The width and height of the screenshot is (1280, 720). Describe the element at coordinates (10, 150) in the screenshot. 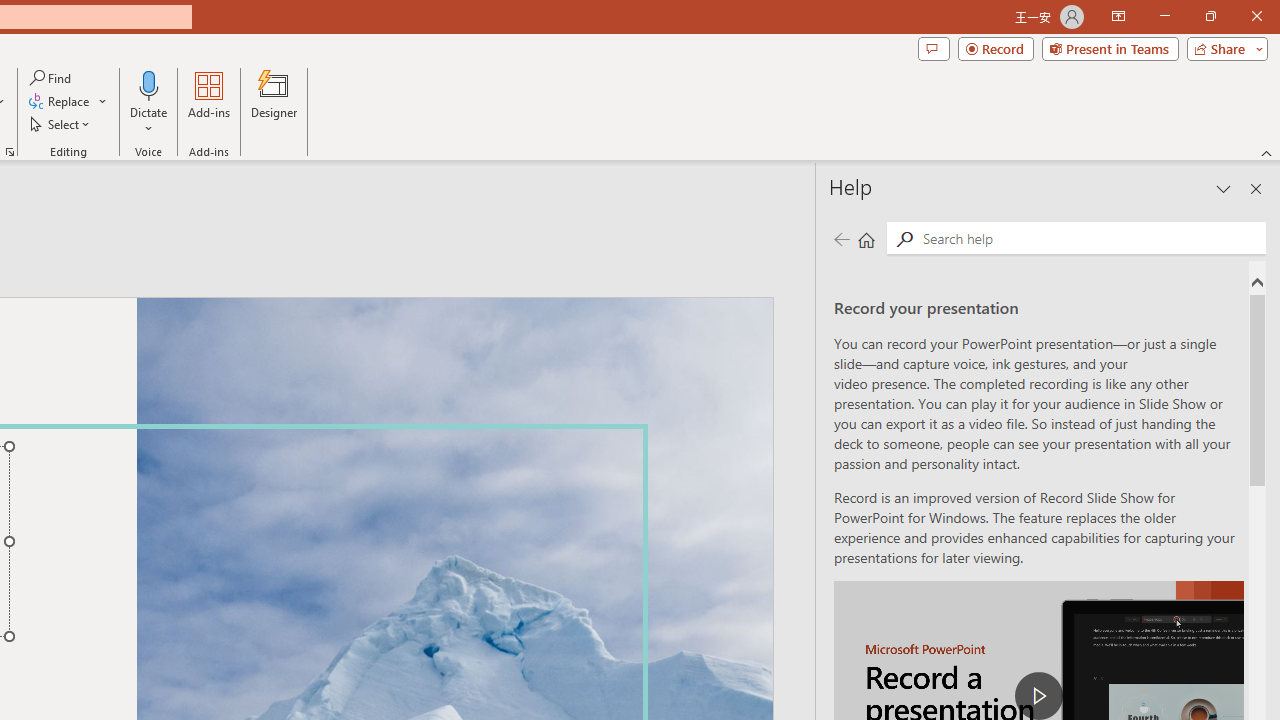

I see `'Format Object...'` at that location.